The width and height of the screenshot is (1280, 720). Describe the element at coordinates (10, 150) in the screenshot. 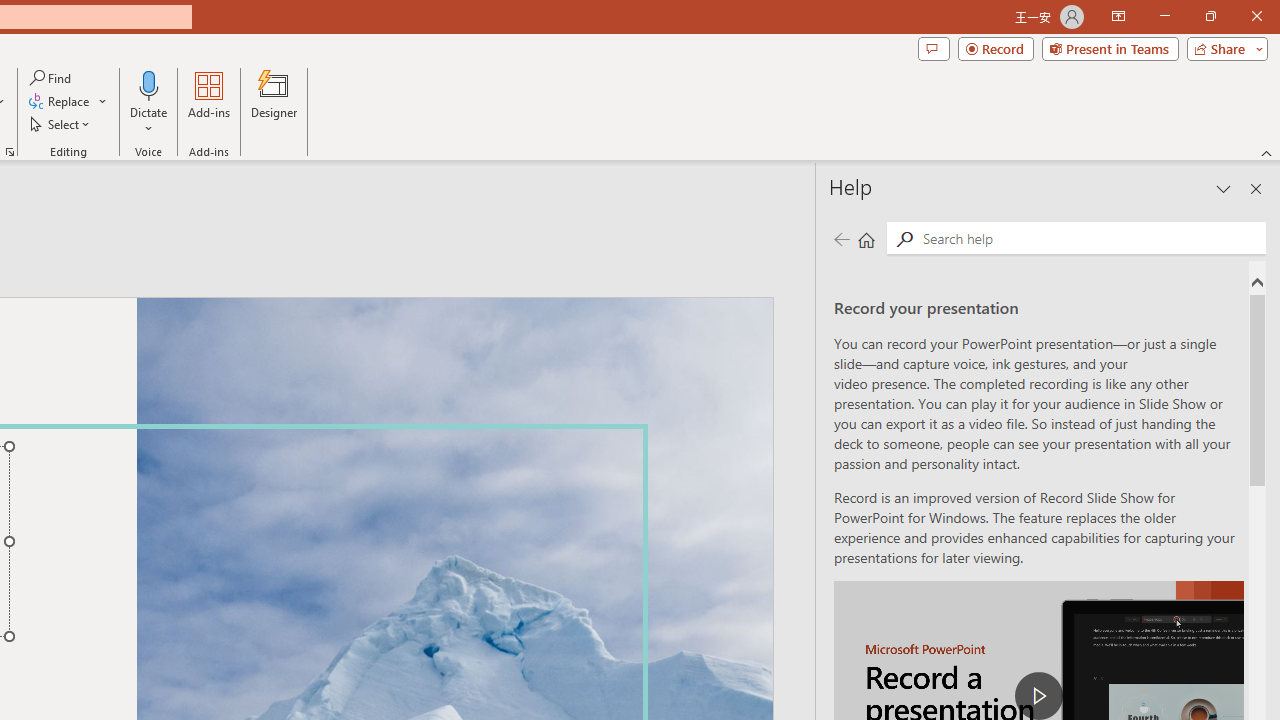

I see `'Format Object...'` at that location.